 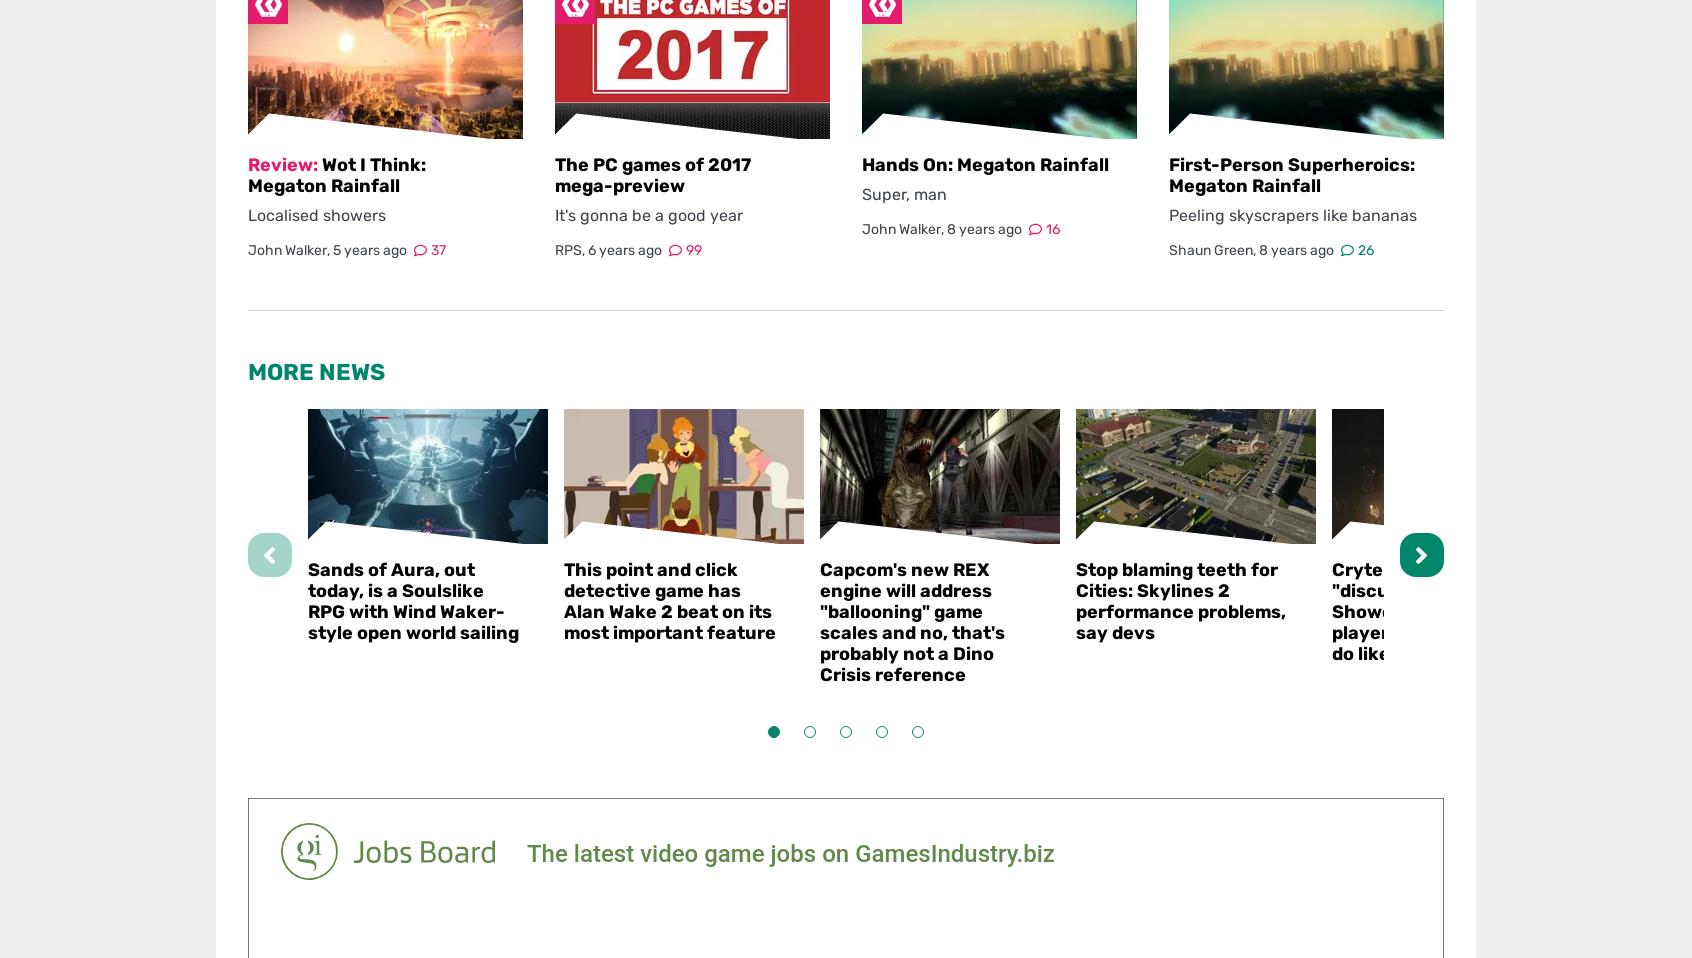 What do you see at coordinates (903, 193) in the screenshot?
I see `'Super, man'` at bounding box center [903, 193].